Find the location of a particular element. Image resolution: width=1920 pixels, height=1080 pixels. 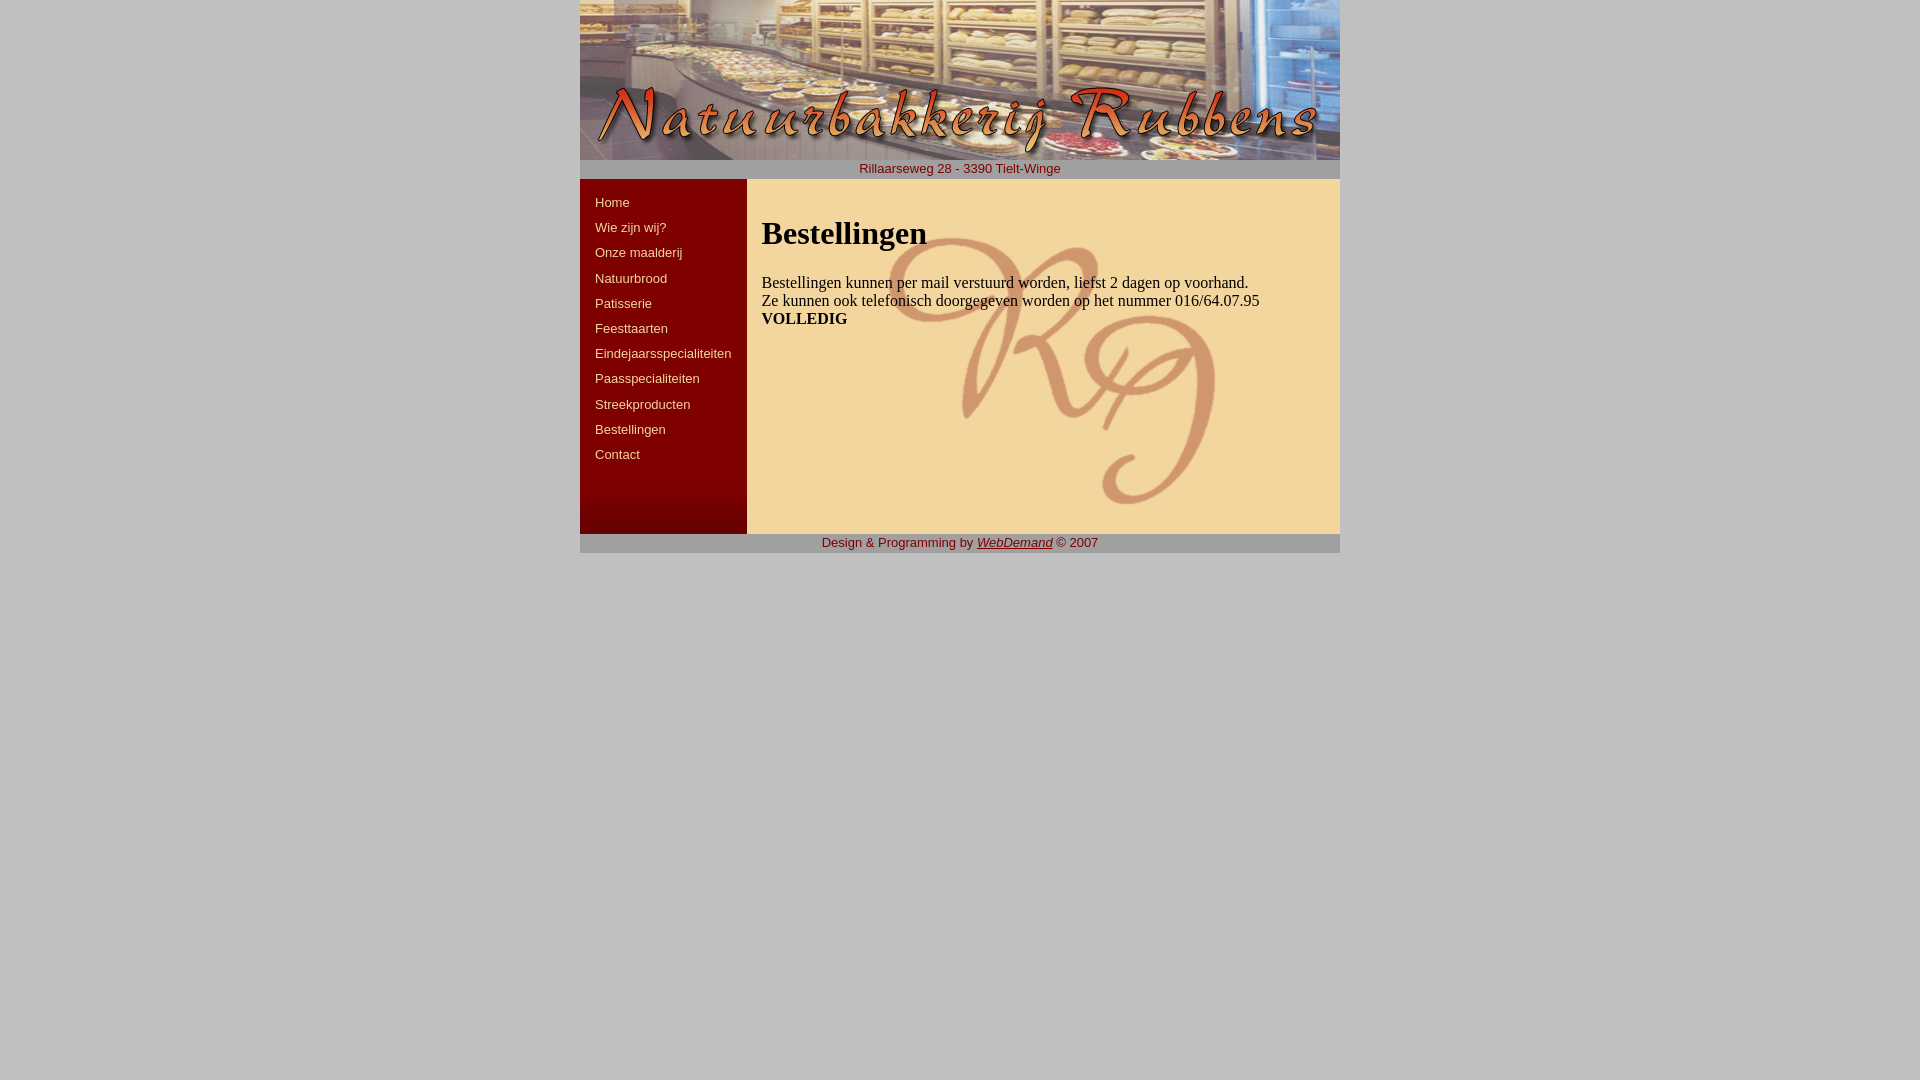

'Onze maalderij' is located at coordinates (637, 251).